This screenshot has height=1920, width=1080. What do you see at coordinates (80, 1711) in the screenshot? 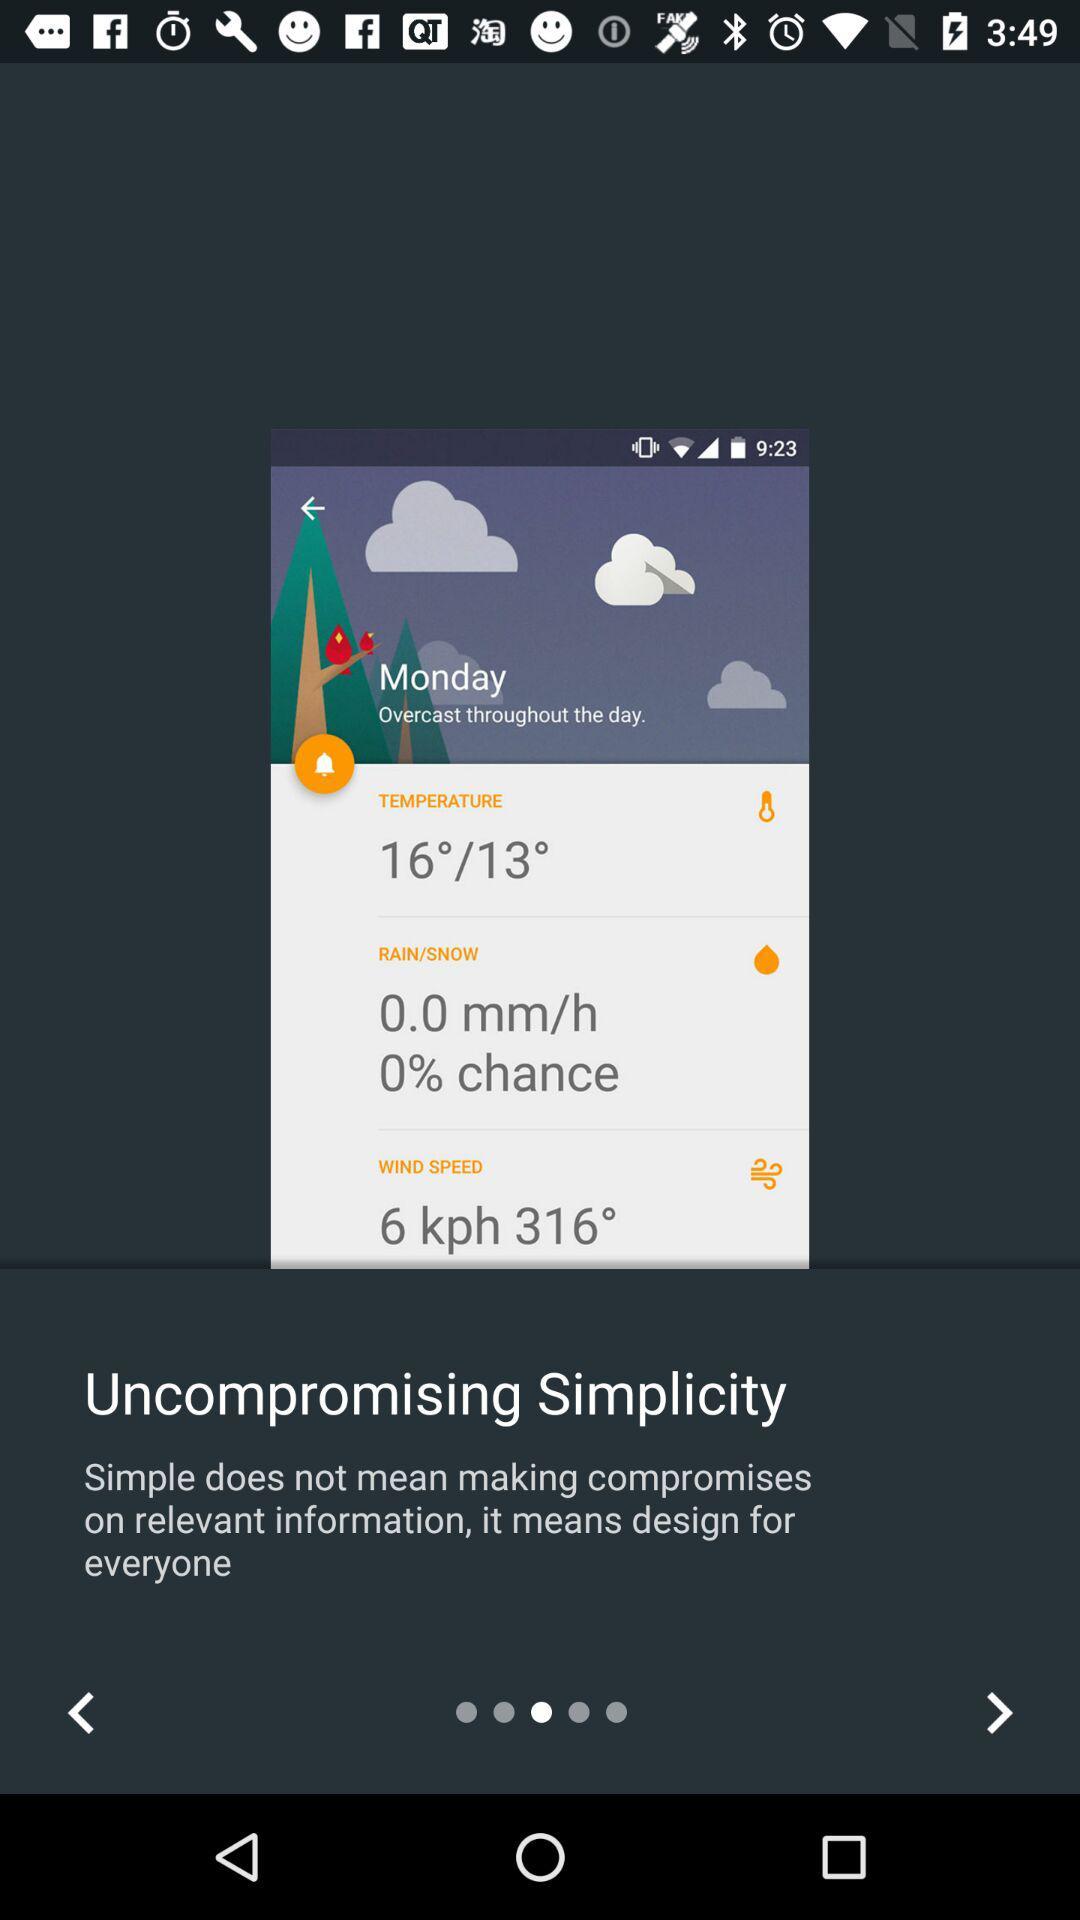
I see `the arrow_backward icon` at bounding box center [80, 1711].